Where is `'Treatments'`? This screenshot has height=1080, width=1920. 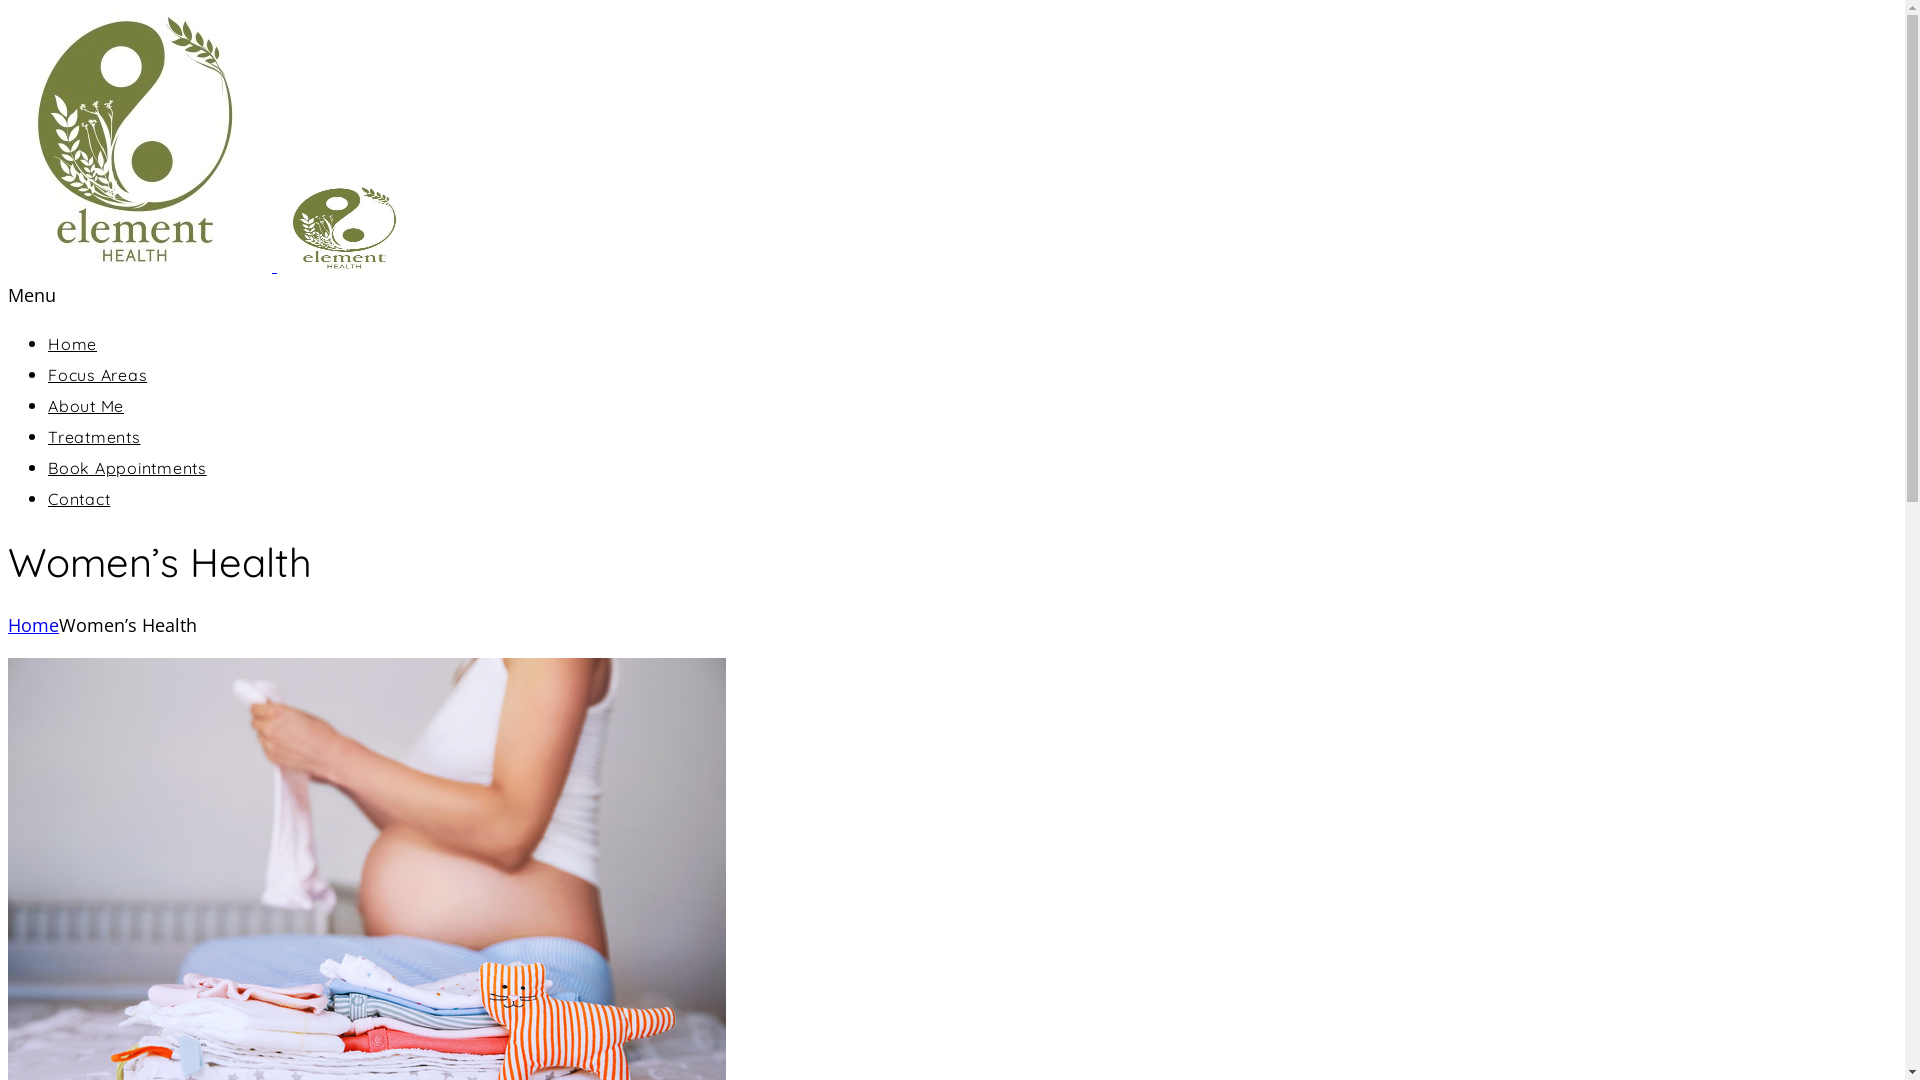
'Treatments' is located at coordinates (93, 435).